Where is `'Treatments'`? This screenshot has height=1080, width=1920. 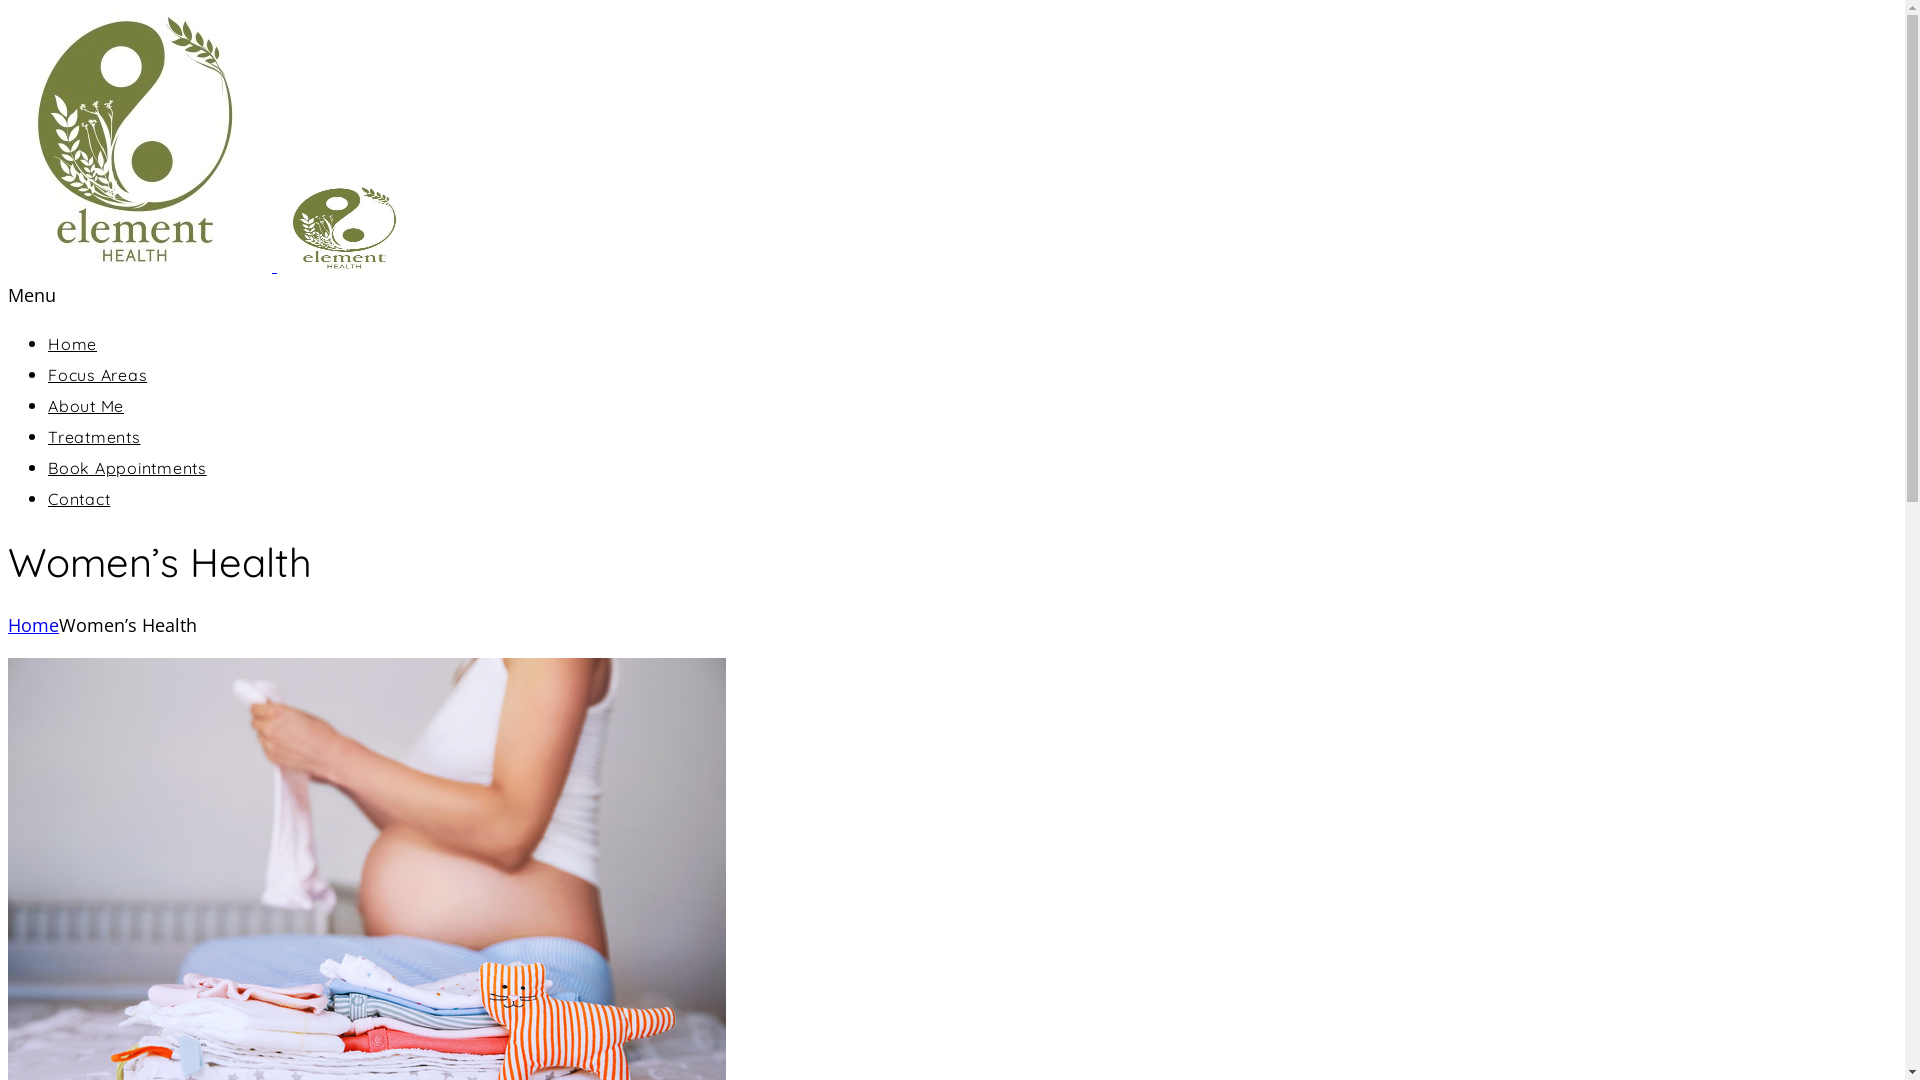
'Treatments' is located at coordinates (93, 435).